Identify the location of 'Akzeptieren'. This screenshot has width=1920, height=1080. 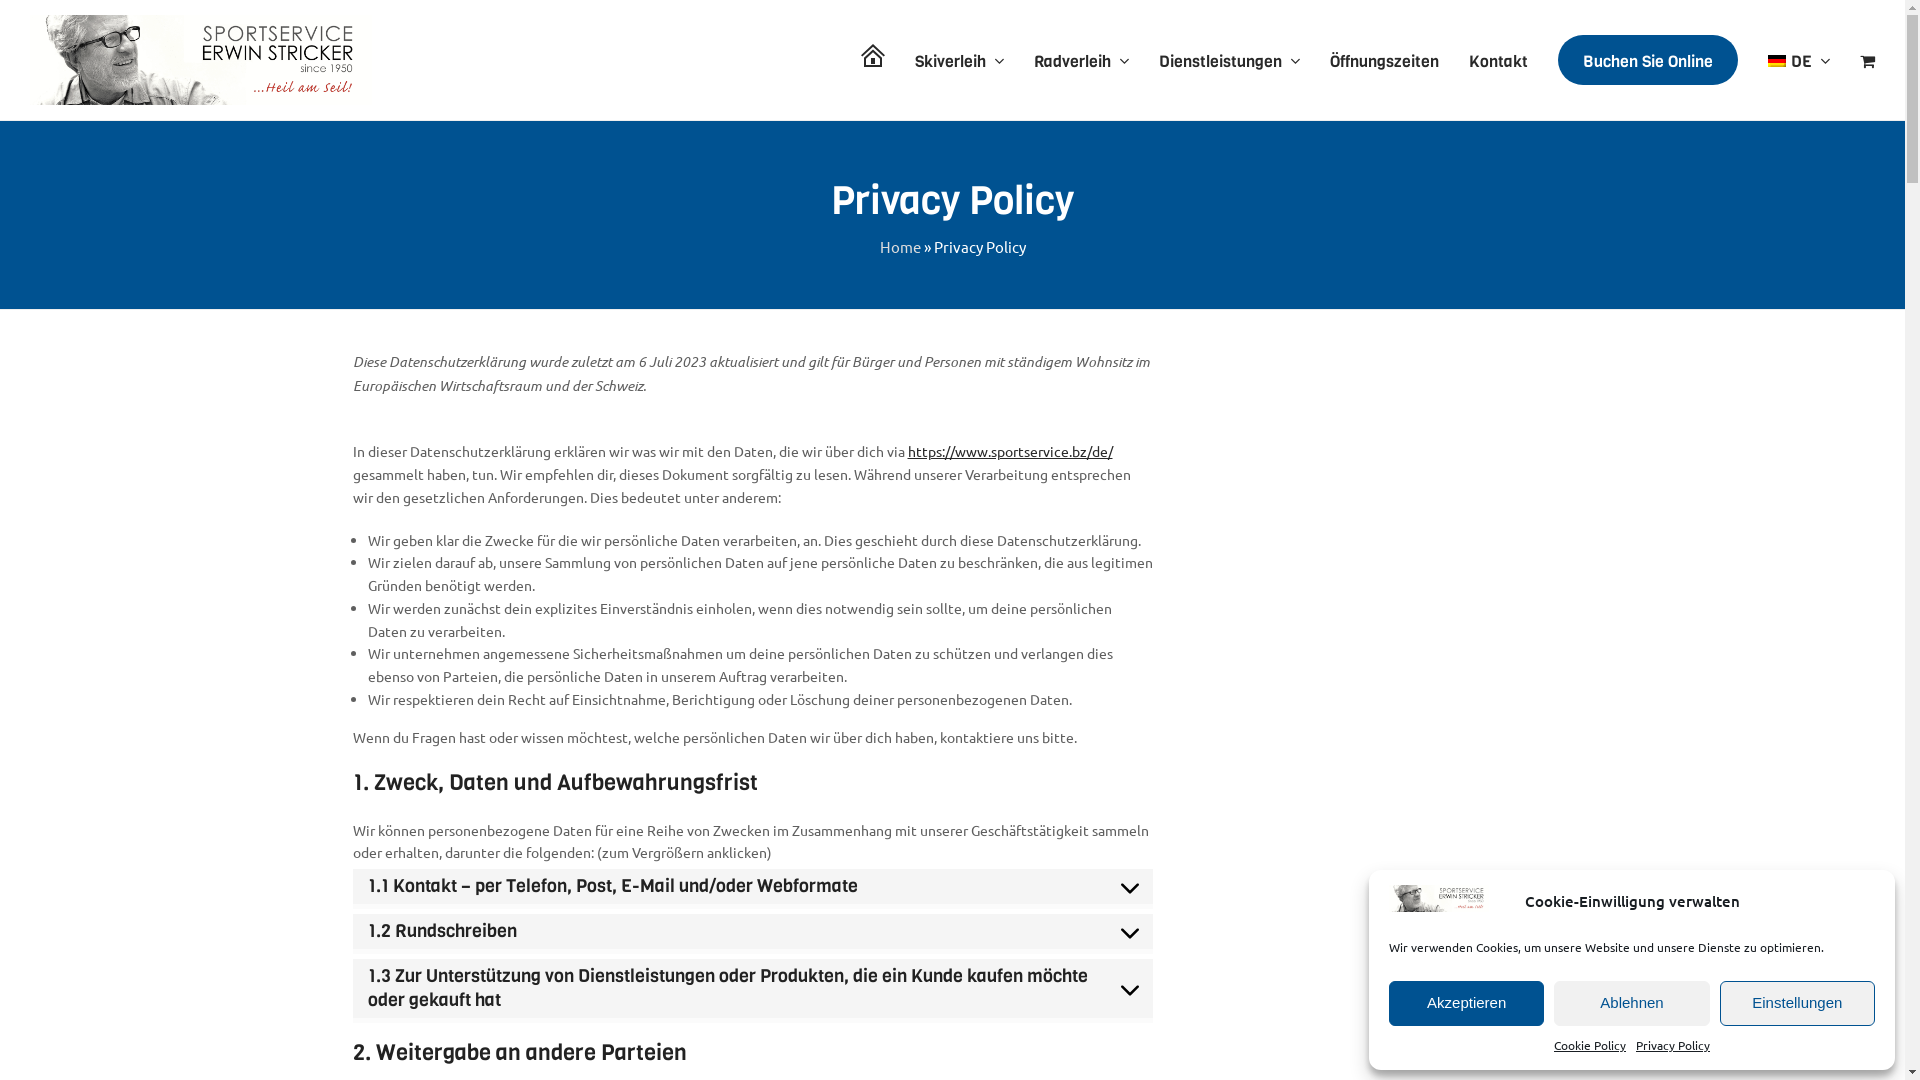
(1387, 1002).